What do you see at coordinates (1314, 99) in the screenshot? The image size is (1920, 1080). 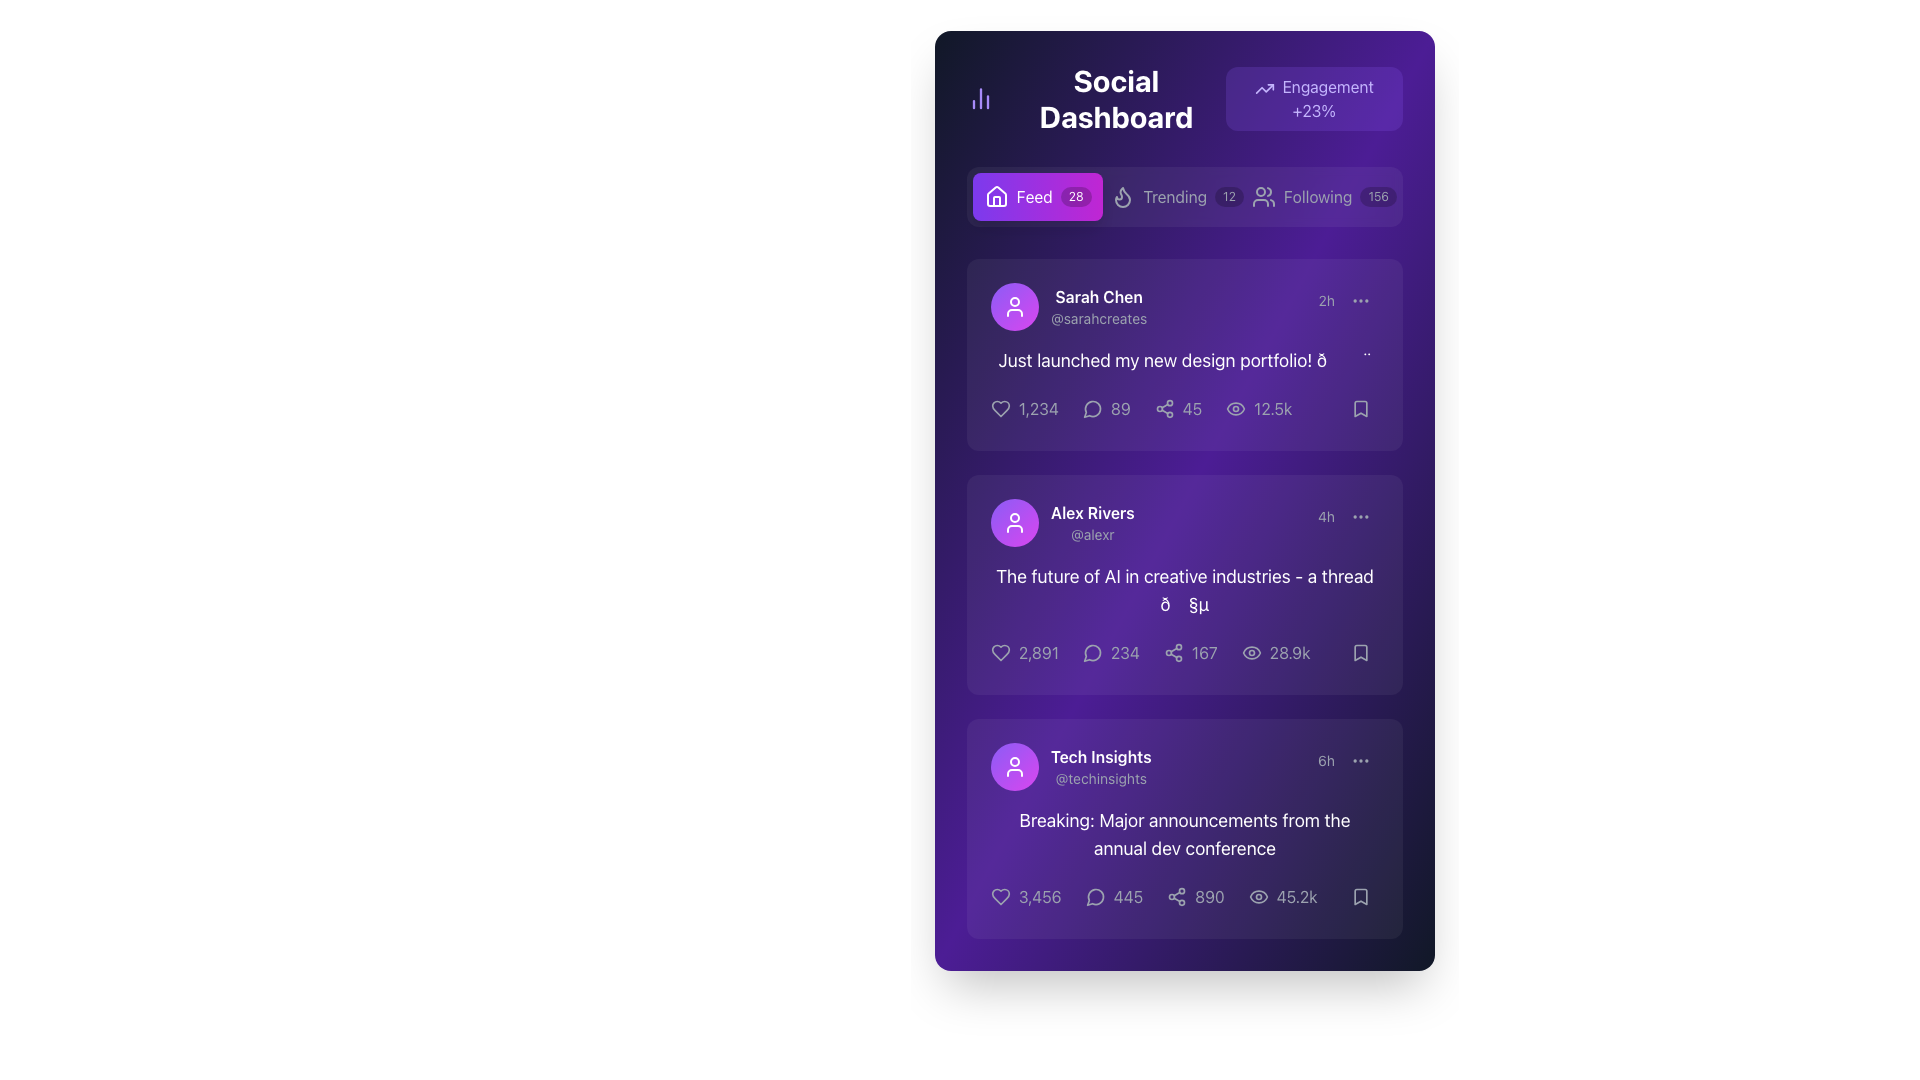 I see `the Informational component displaying the text 'Engagement +23%' with a pill-shaped button style located to the right of the title 'Social Dashboard'` at bounding box center [1314, 99].